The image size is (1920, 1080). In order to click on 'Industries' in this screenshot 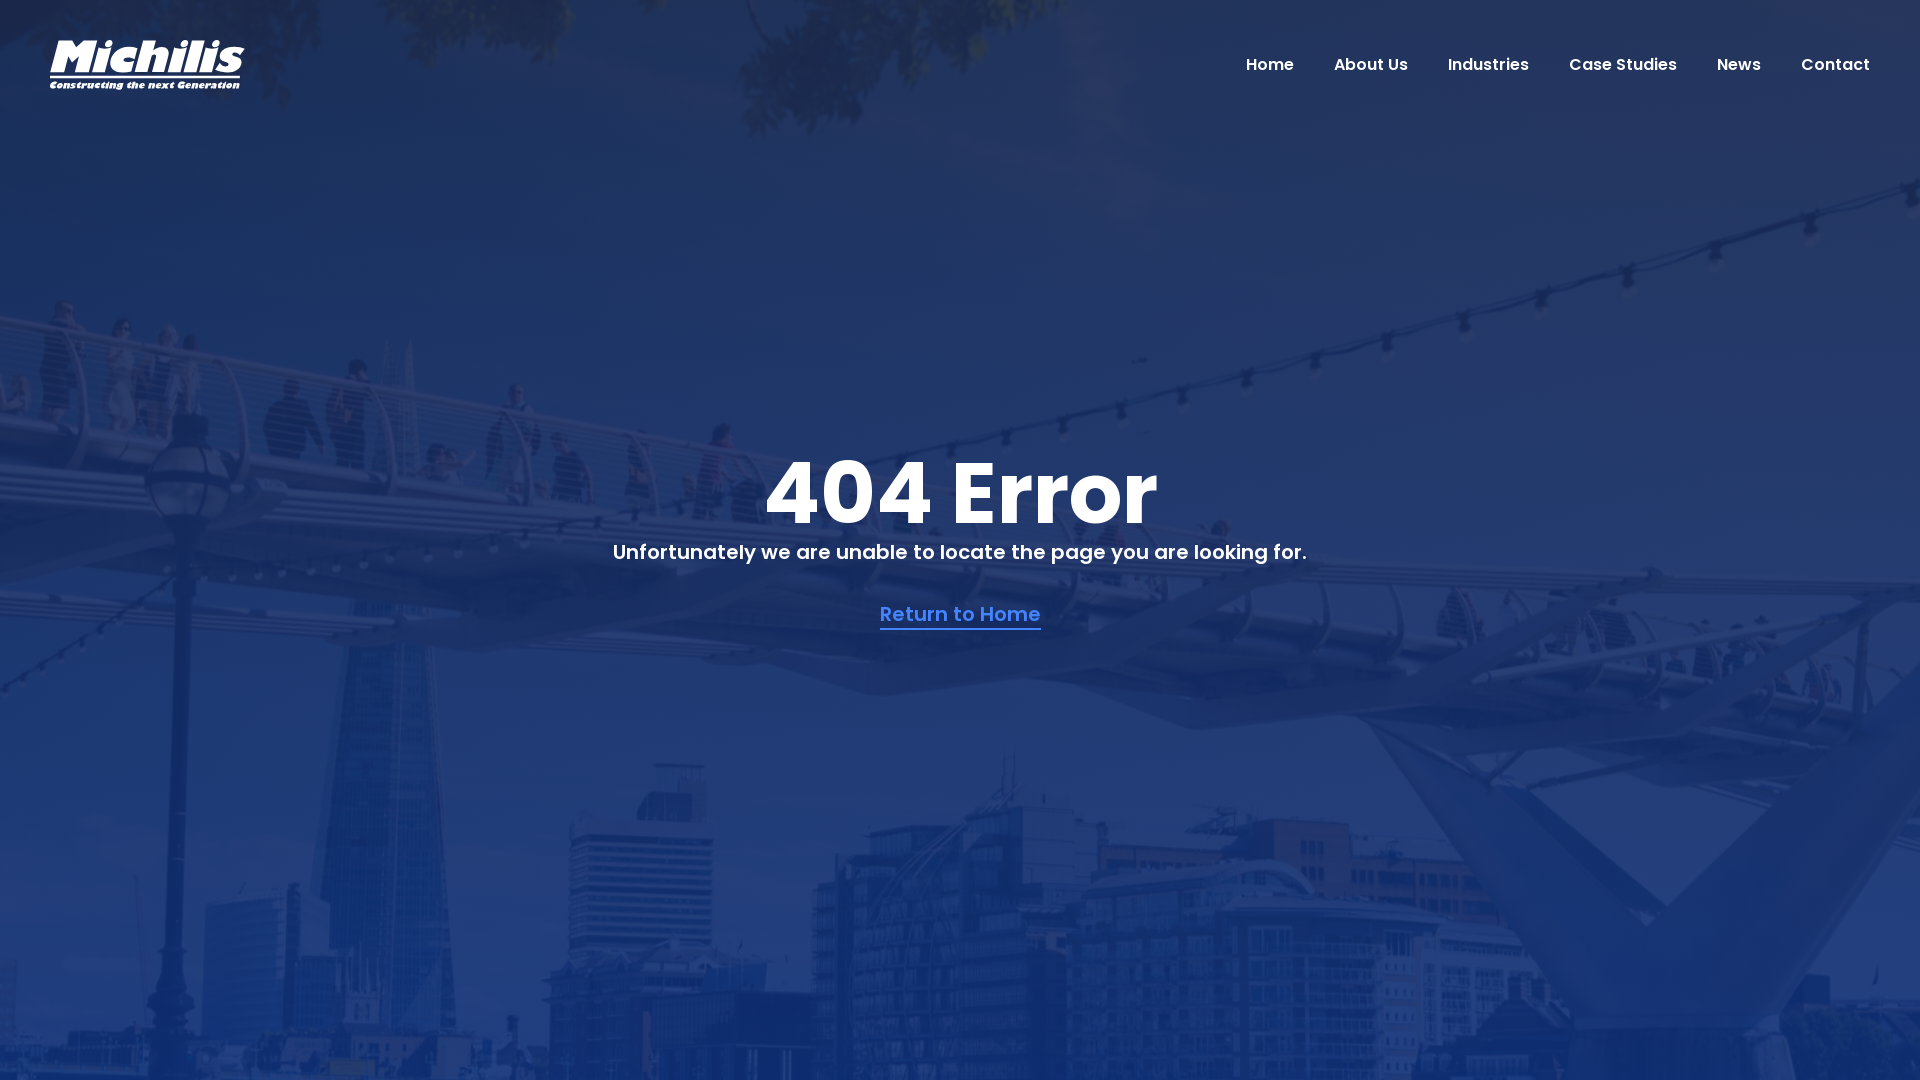, I will do `click(1488, 63)`.